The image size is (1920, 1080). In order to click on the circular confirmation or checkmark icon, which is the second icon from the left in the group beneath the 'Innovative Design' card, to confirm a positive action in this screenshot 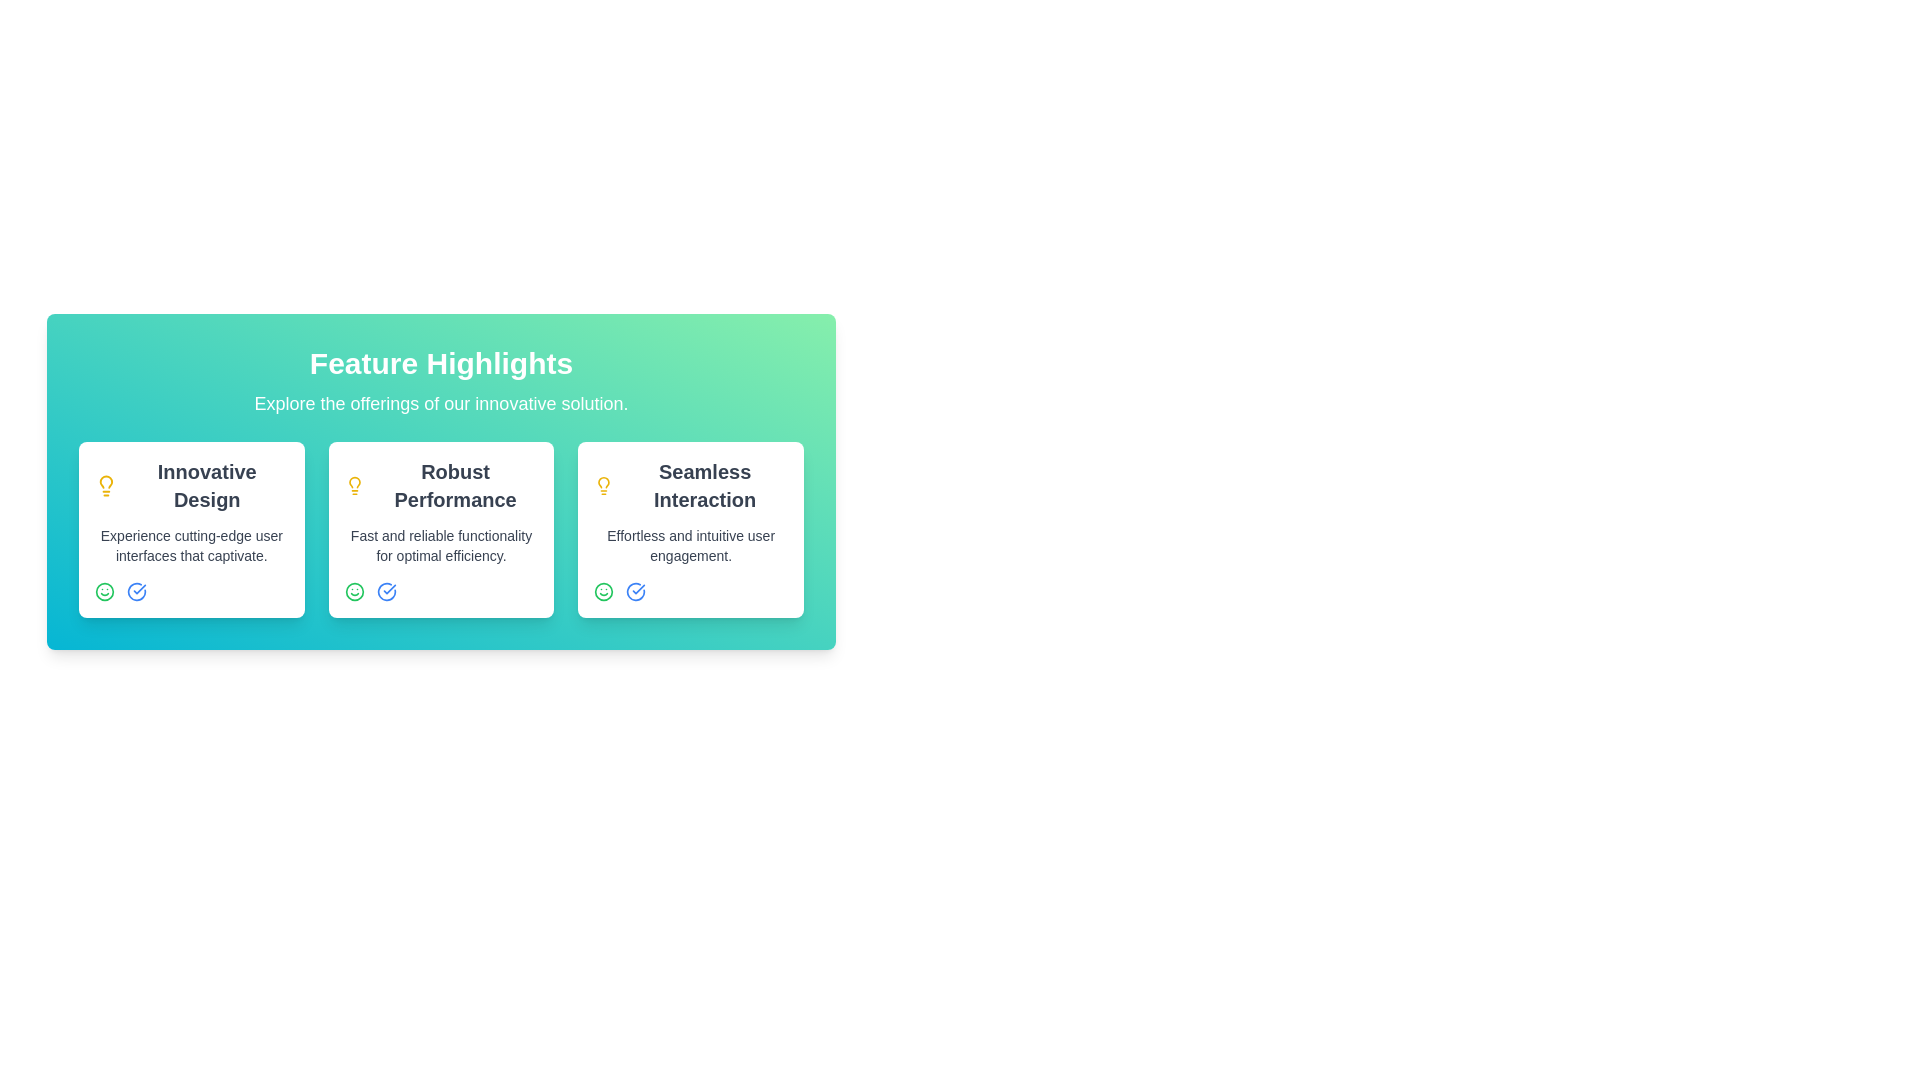, I will do `click(136, 590)`.